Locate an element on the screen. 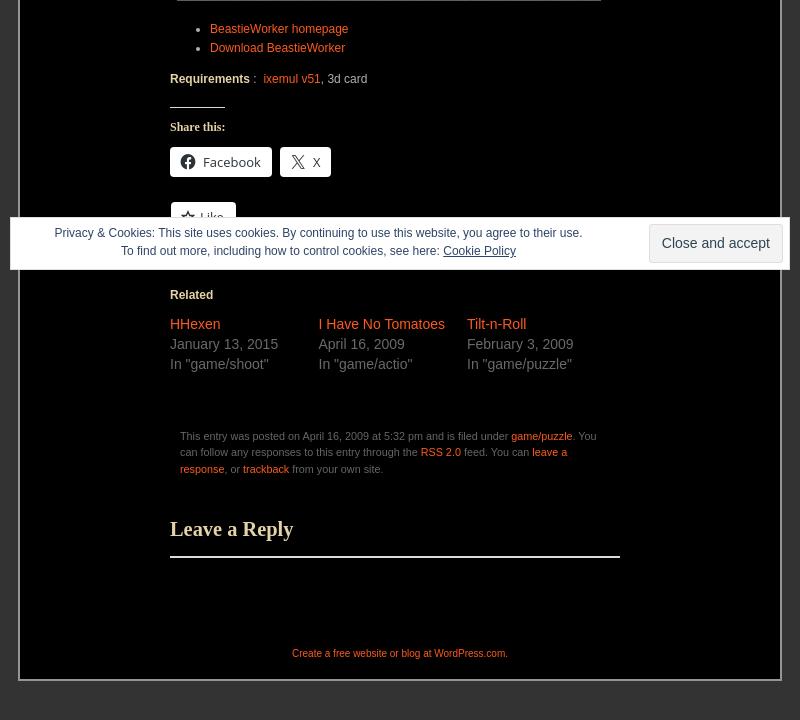  'Related' is located at coordinates (190, 293).